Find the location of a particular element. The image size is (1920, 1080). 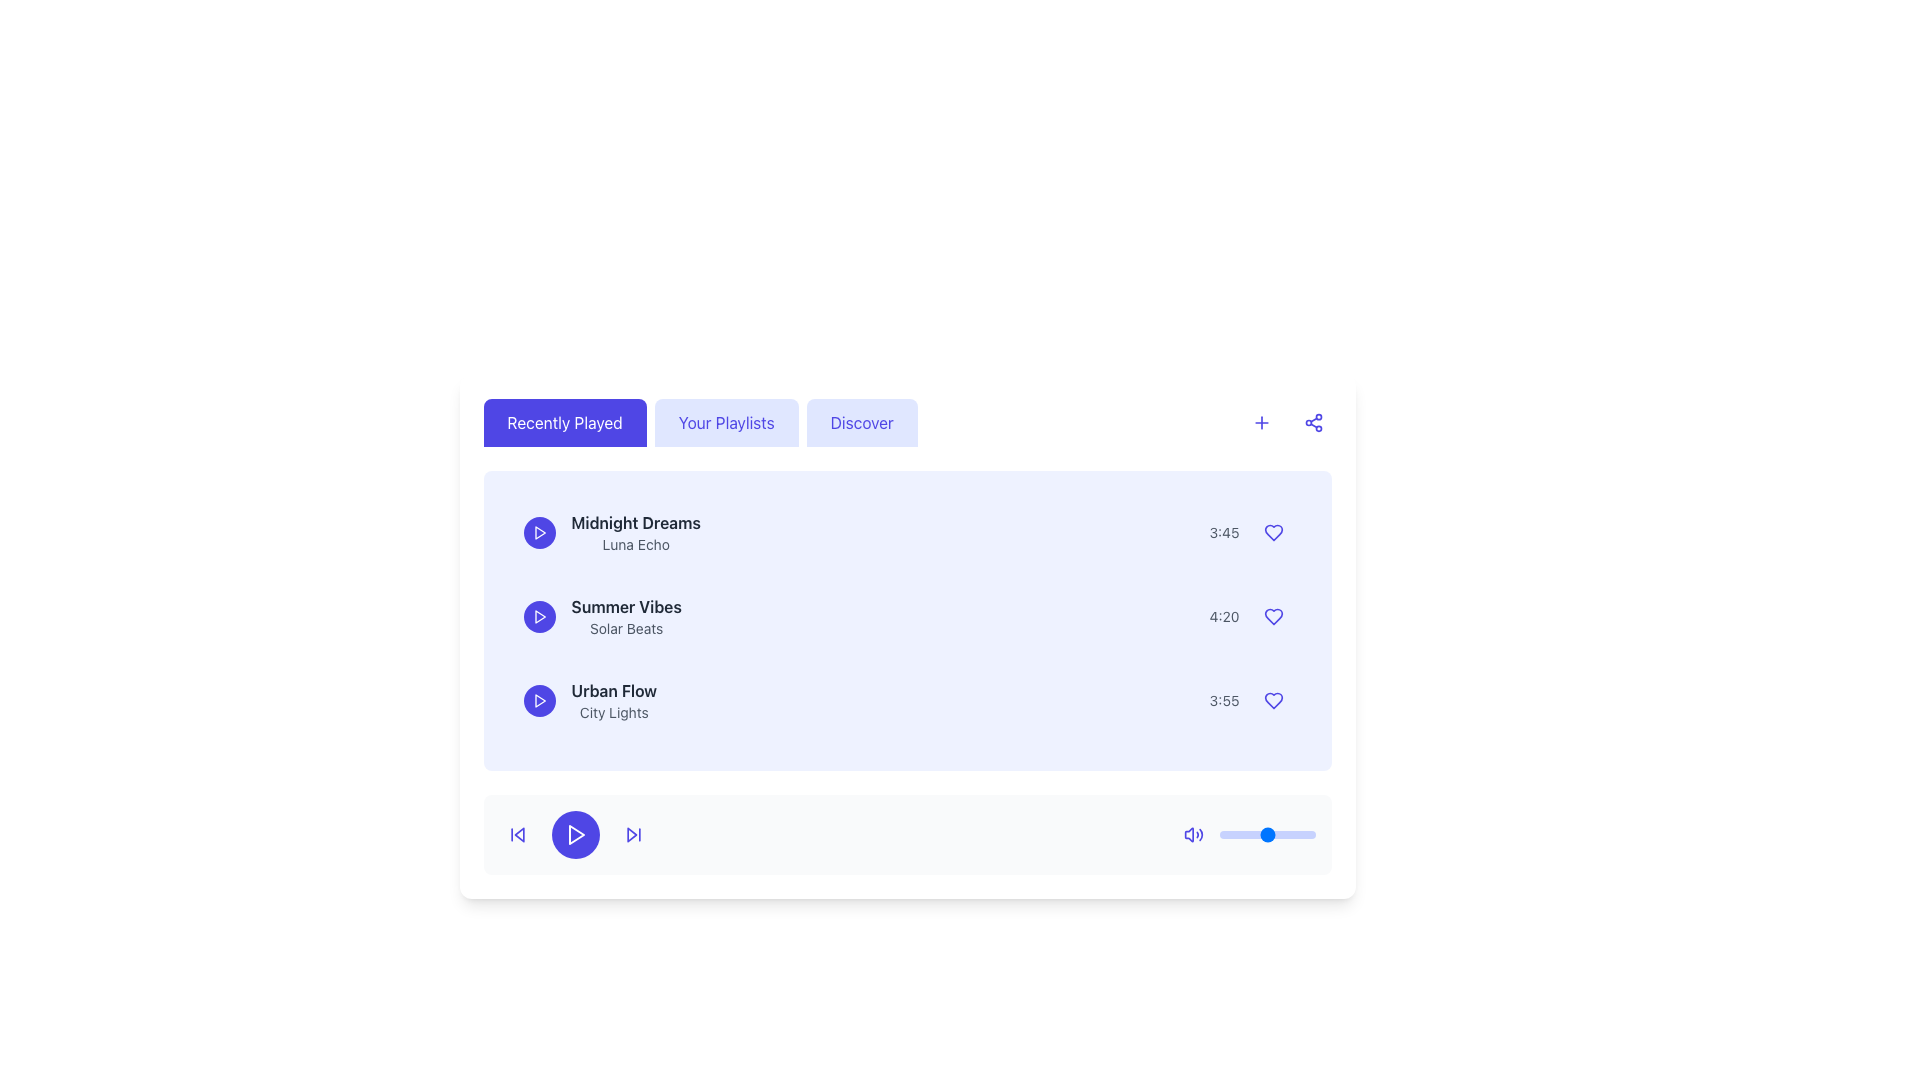

the button with a share icon is located at coordinates (1313, 422).